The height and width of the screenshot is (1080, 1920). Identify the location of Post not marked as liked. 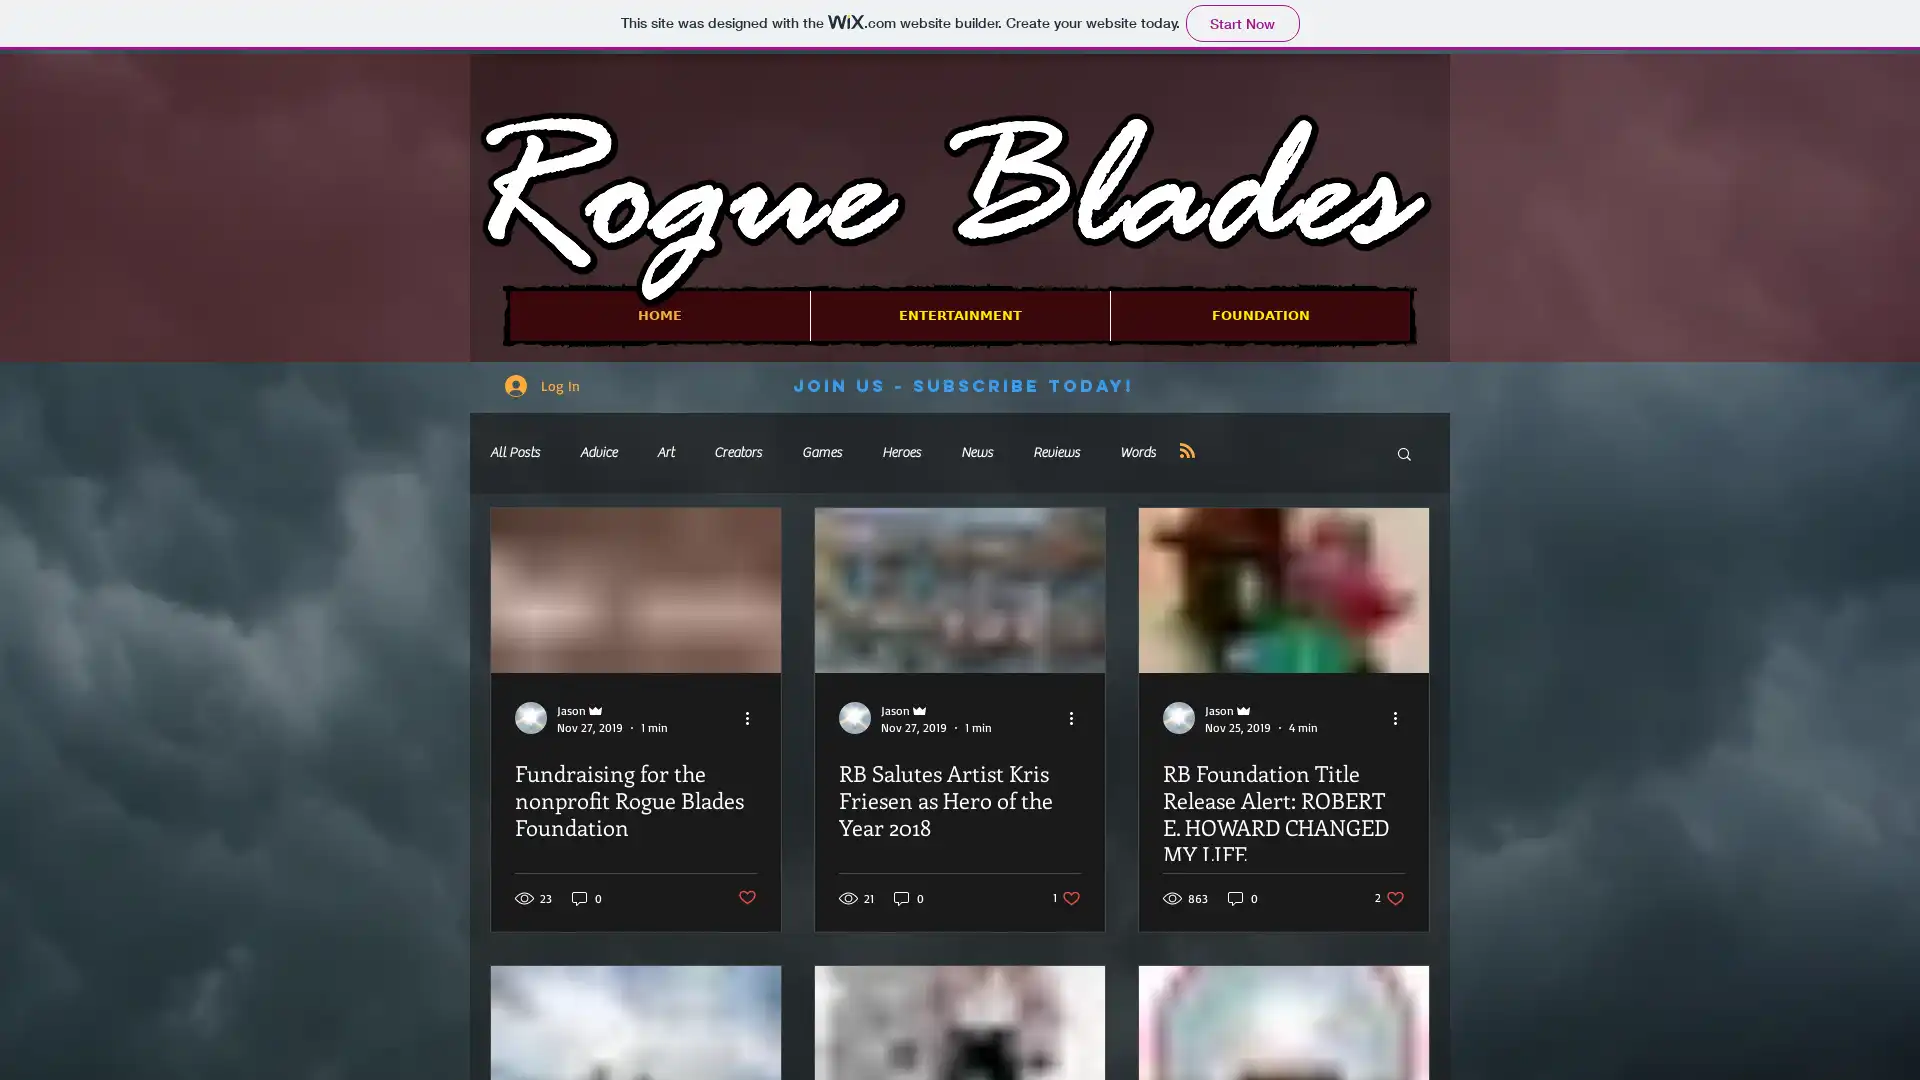
(746, 896).